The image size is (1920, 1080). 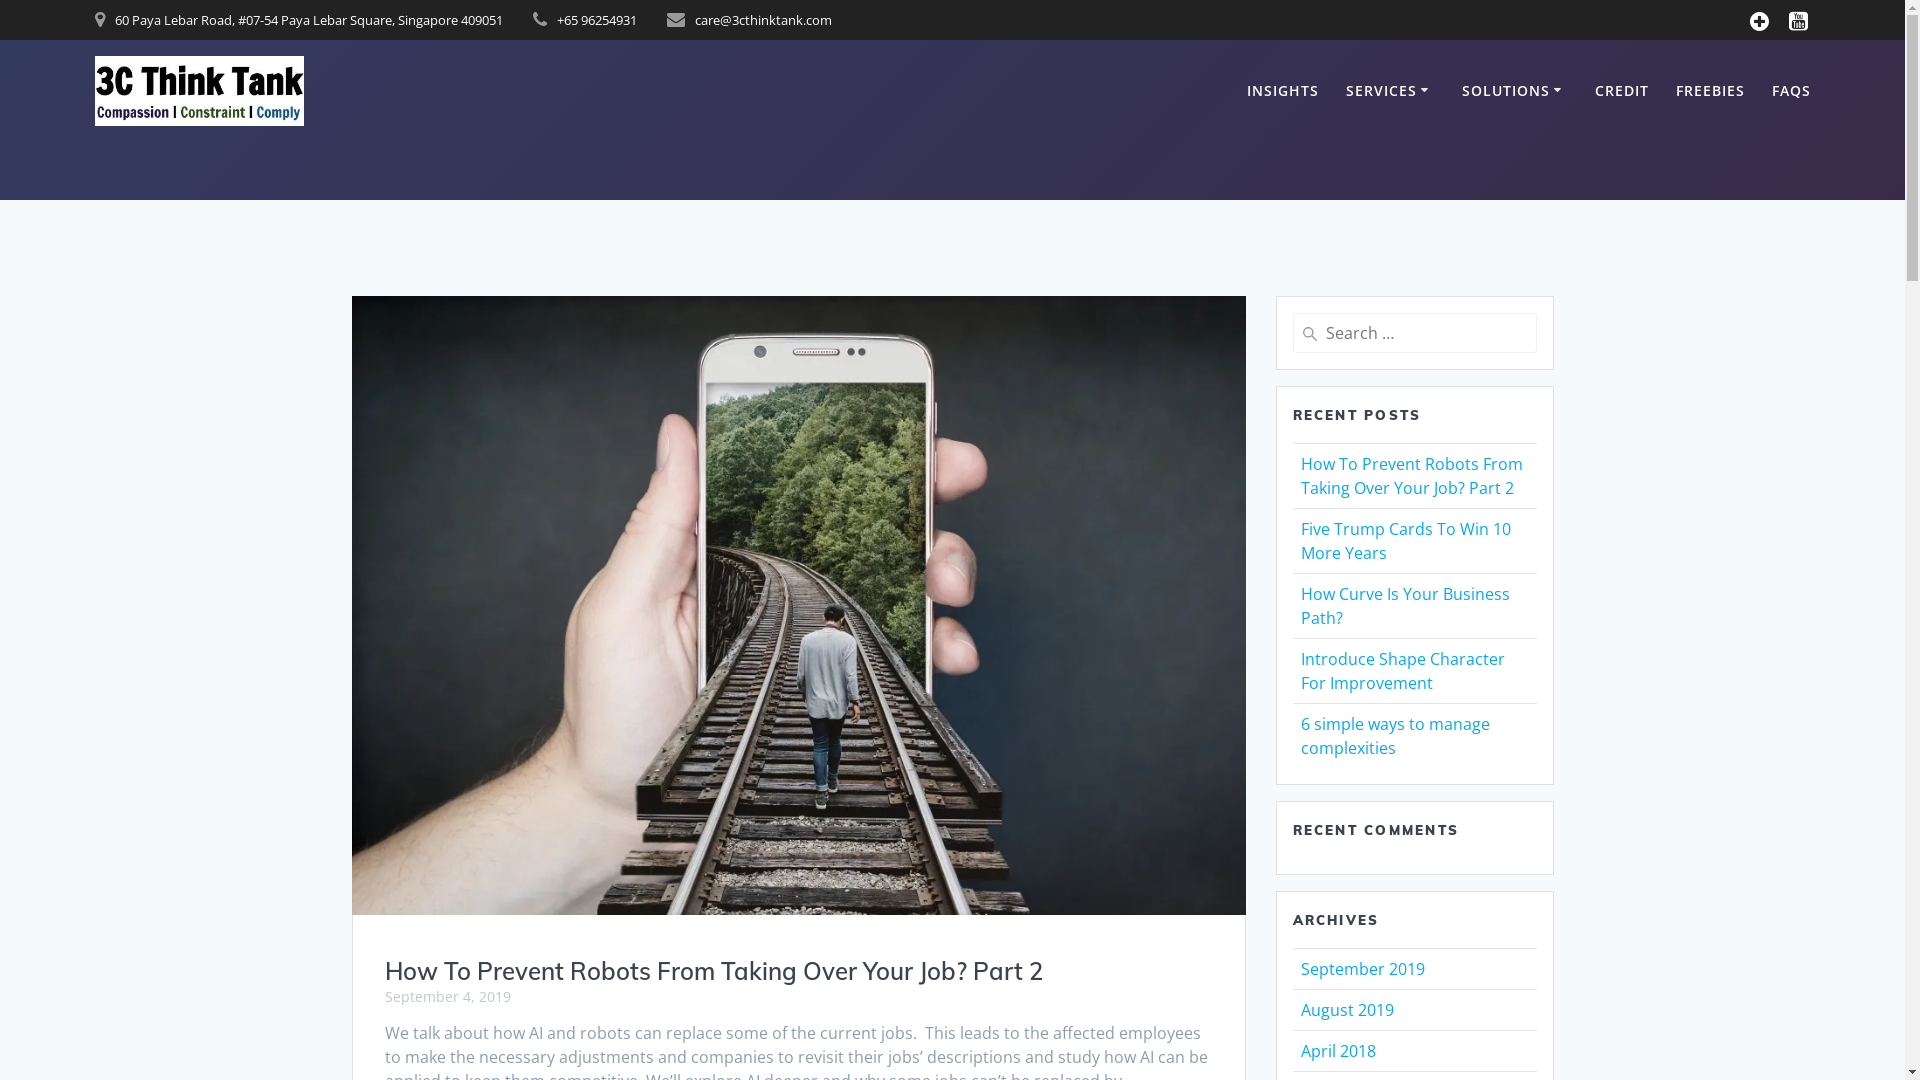 What do you see at coordinates (1771, 91) in the screenshot?
I see `'FAQS'` at bounding box center [1771, 91].